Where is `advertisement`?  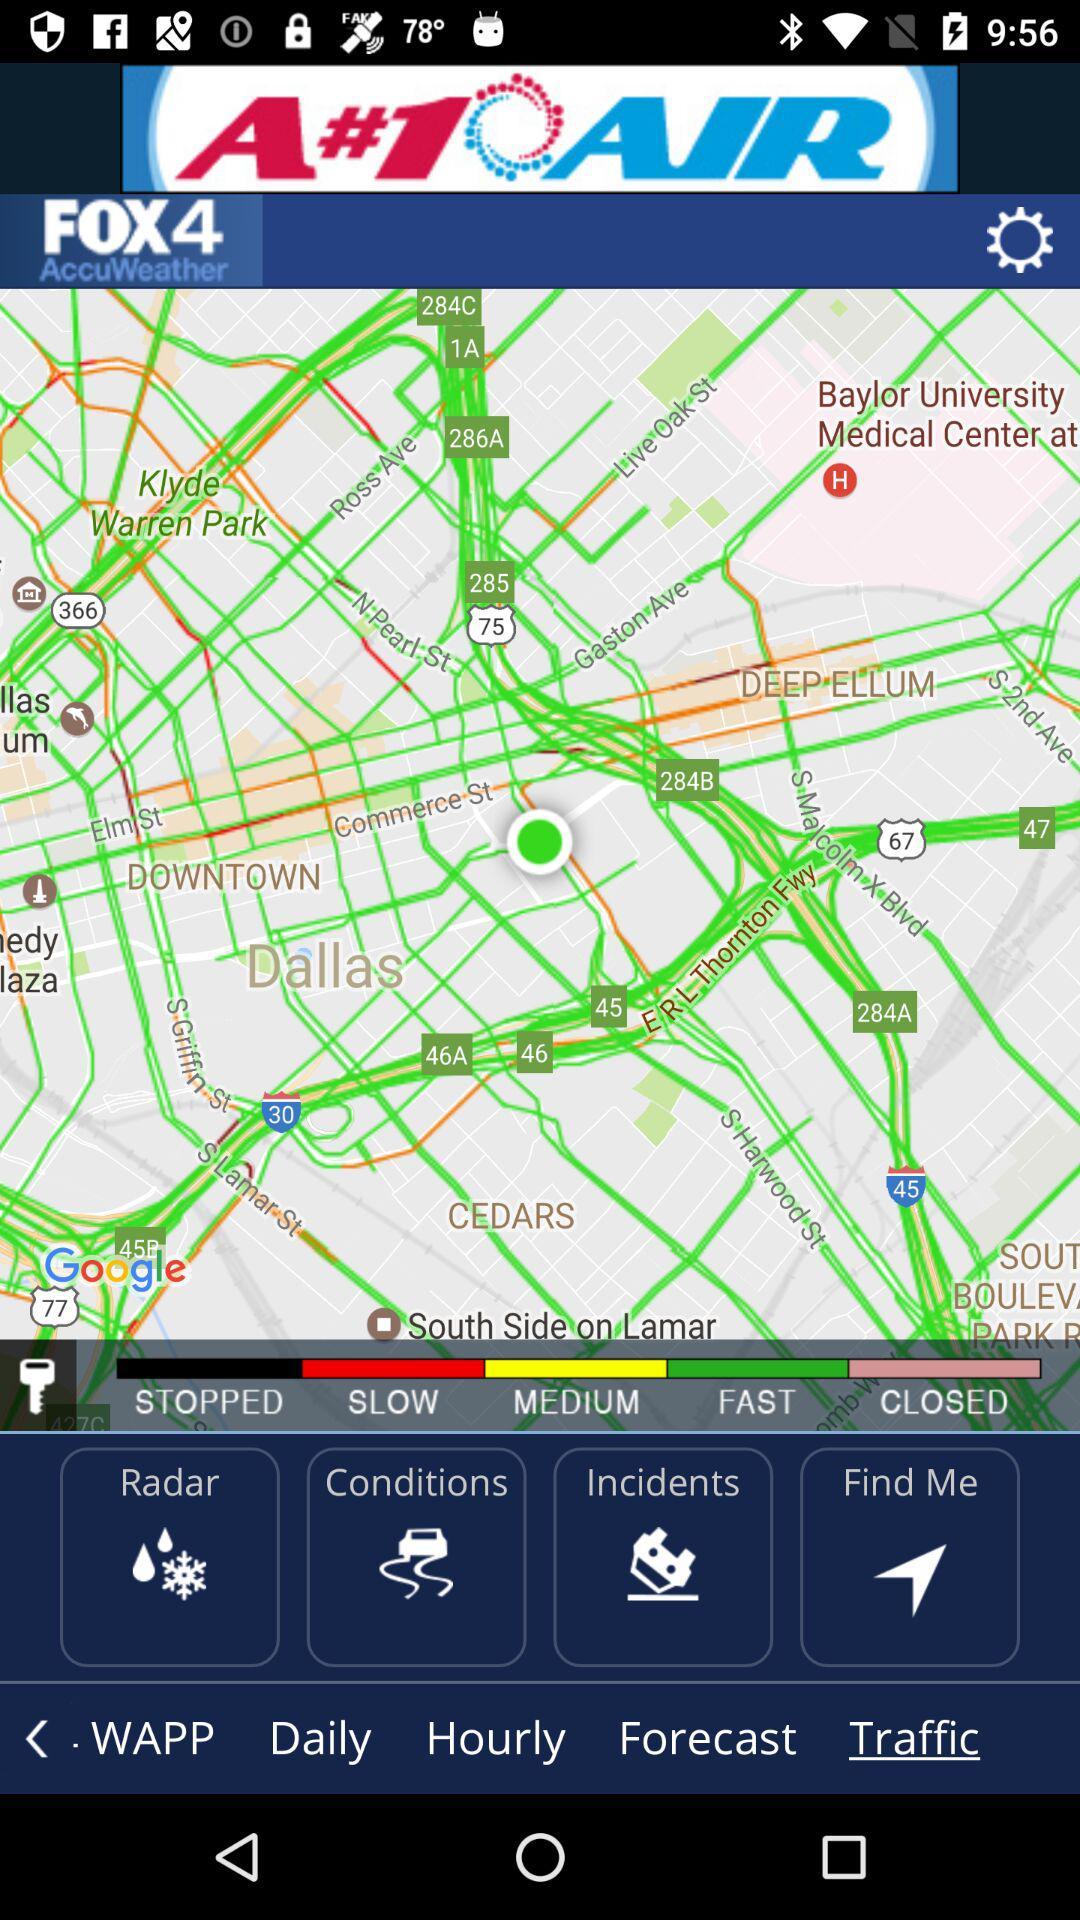
advertisement is located at coordinates (540, 127).